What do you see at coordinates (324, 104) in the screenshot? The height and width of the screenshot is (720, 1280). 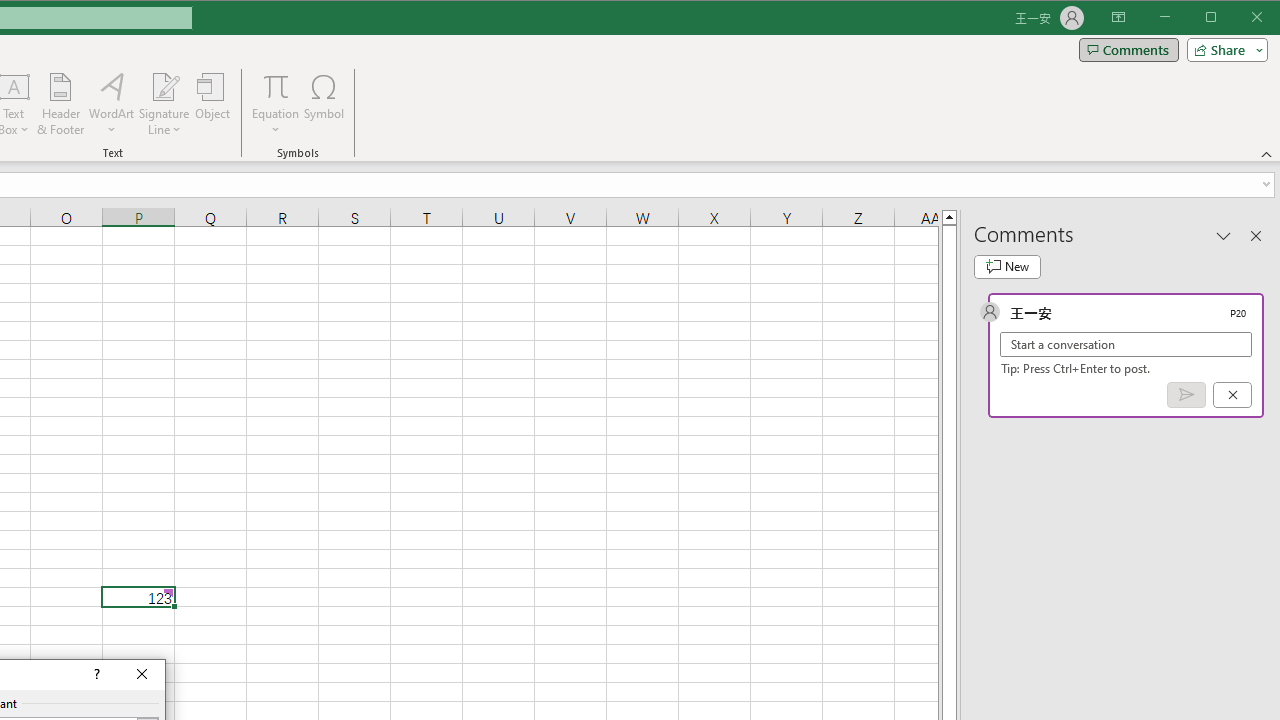 I see `'Symbol...'` at bounding box center [324, 104].